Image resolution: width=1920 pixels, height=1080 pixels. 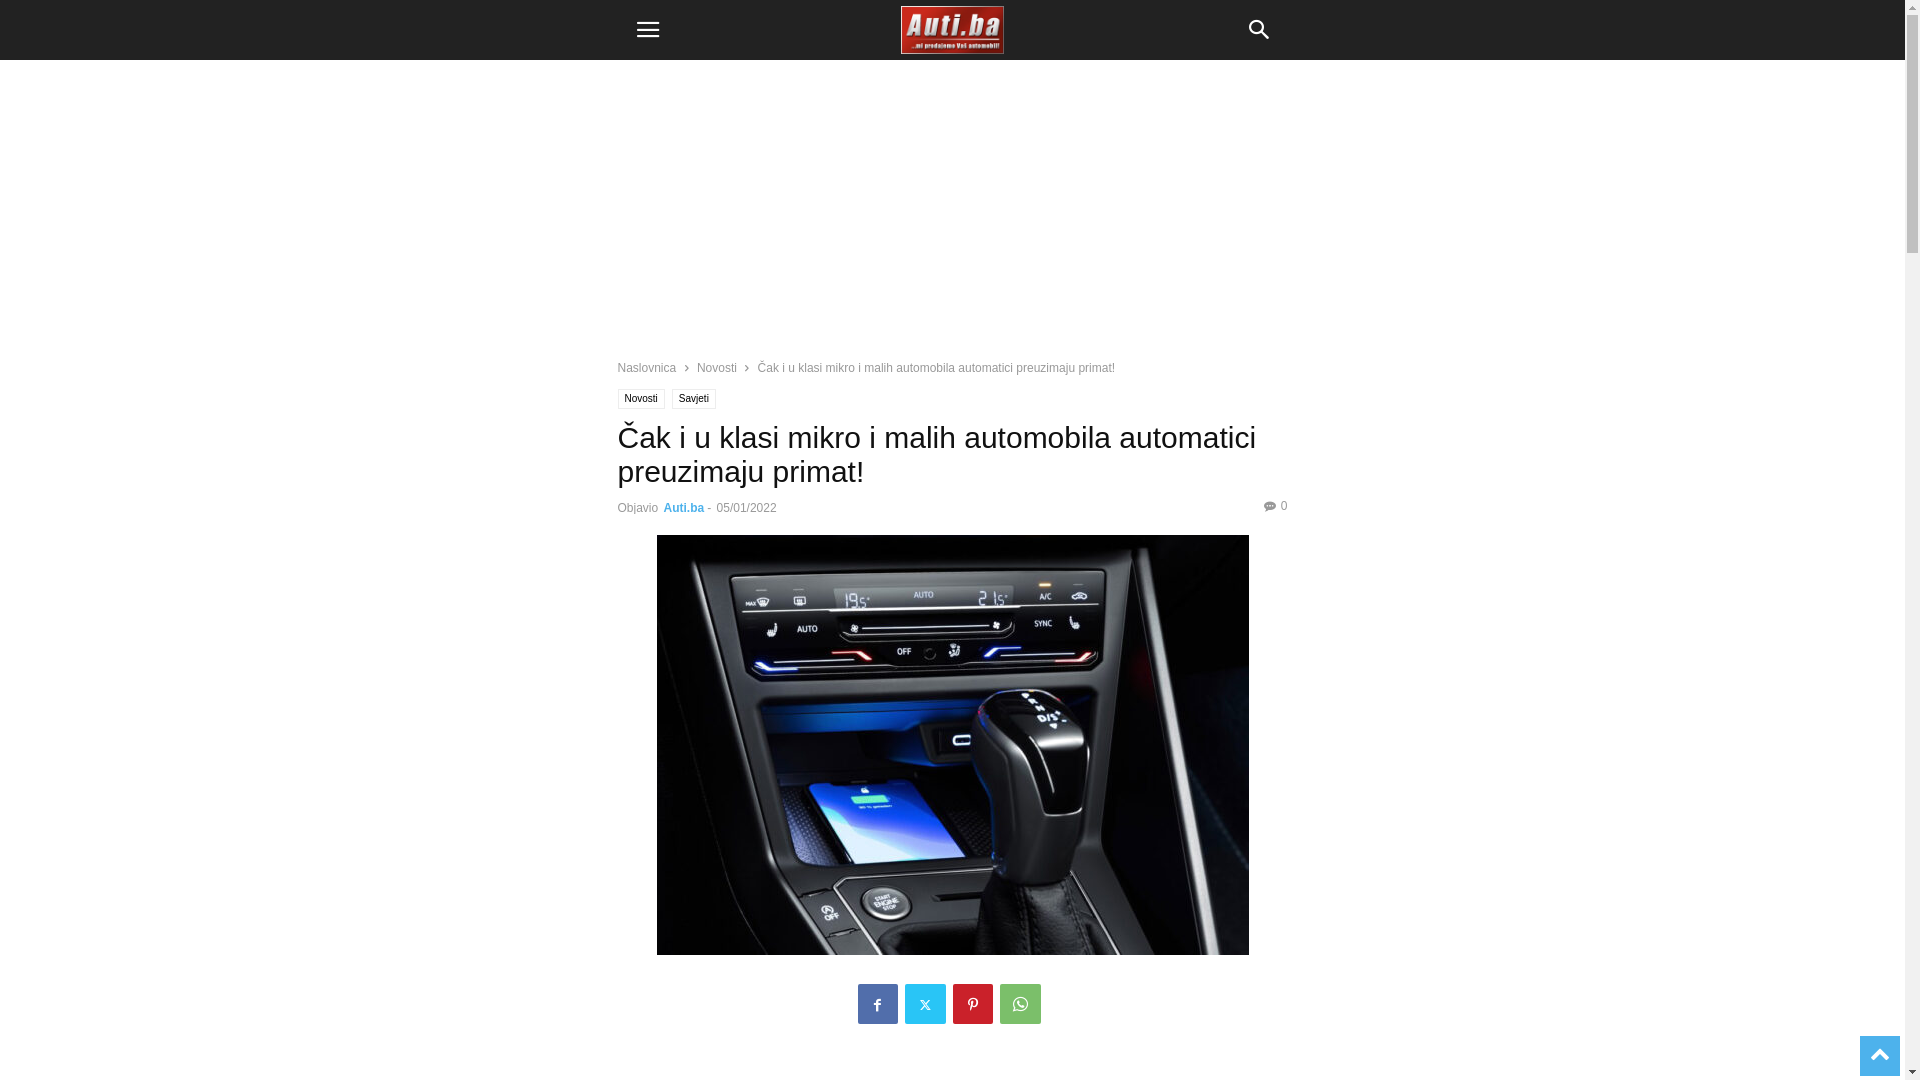 What do you see at coordinates (647, 367) in the screenshot?
I see `'Naslovnica'` at bounding box center [647, 367].